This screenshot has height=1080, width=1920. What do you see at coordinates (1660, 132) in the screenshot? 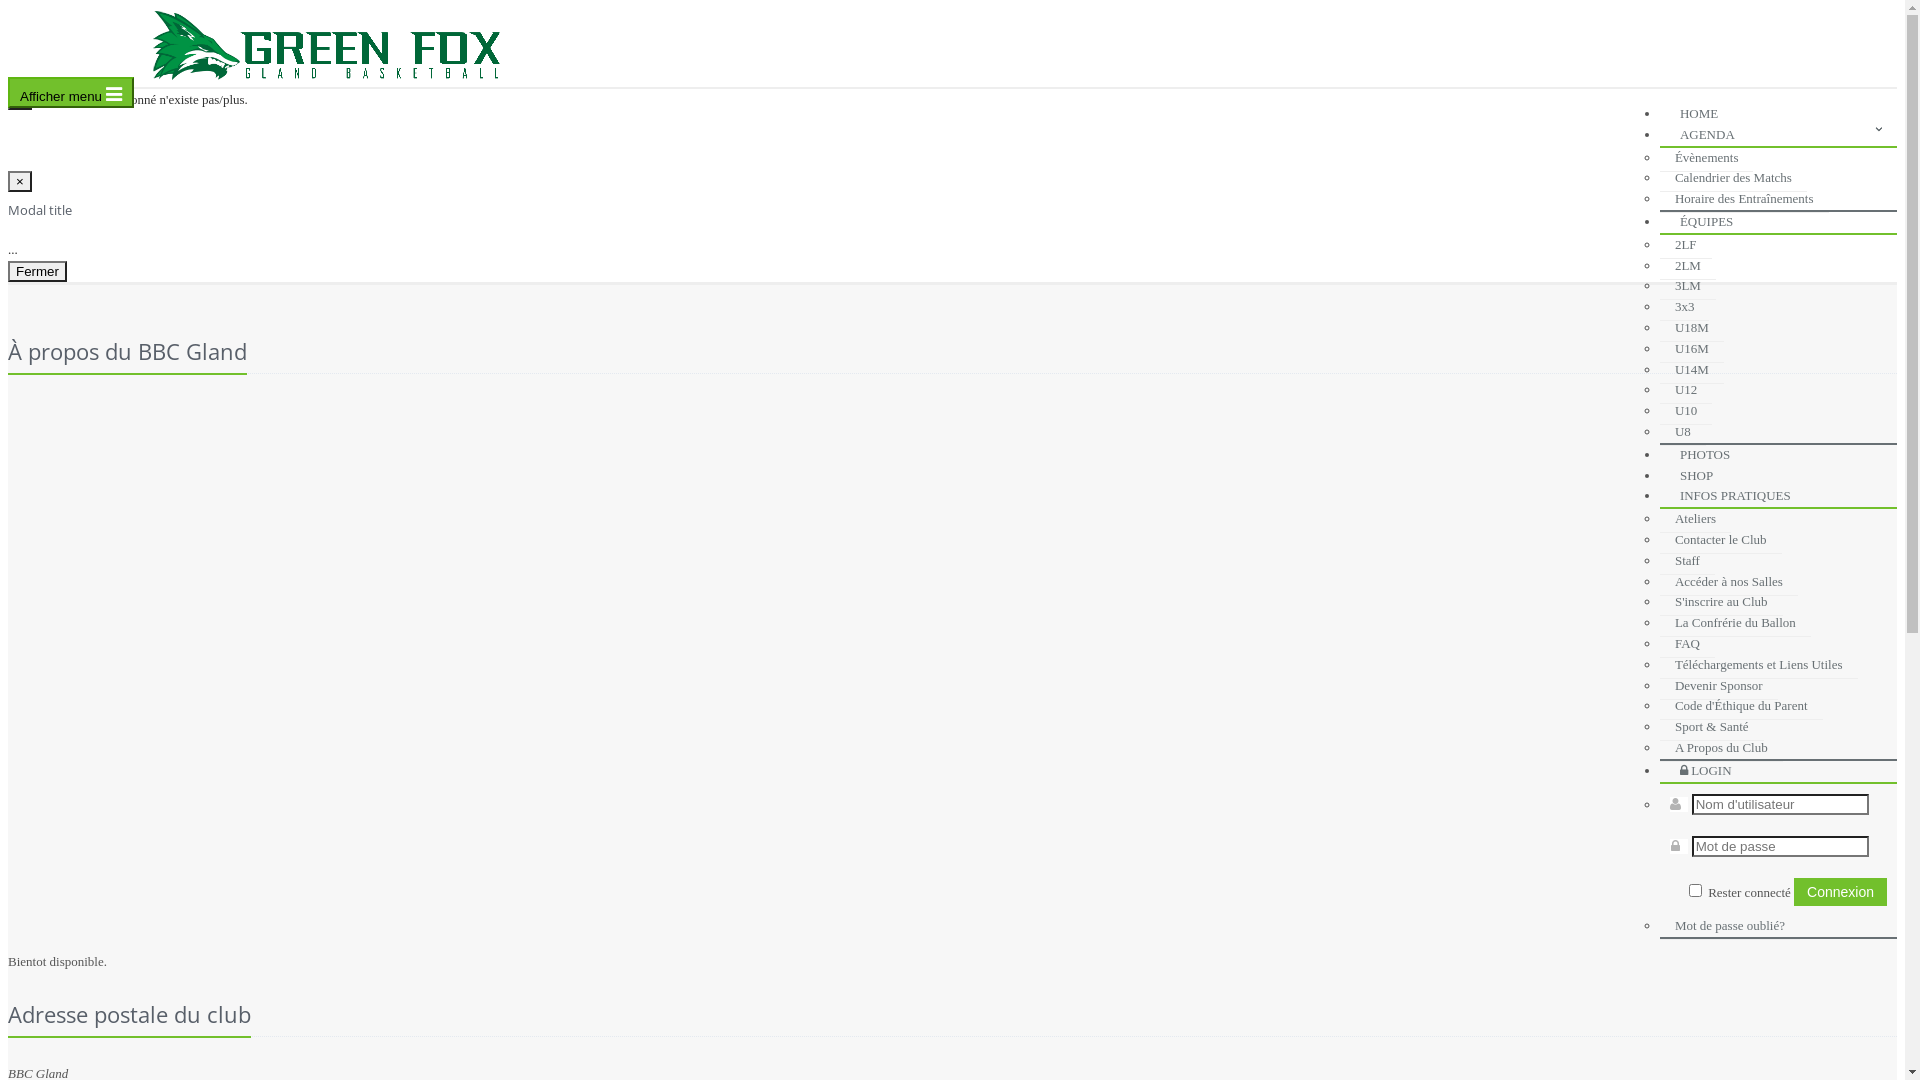
I see `'AGENDA'` at bounding box center [1660, 132].